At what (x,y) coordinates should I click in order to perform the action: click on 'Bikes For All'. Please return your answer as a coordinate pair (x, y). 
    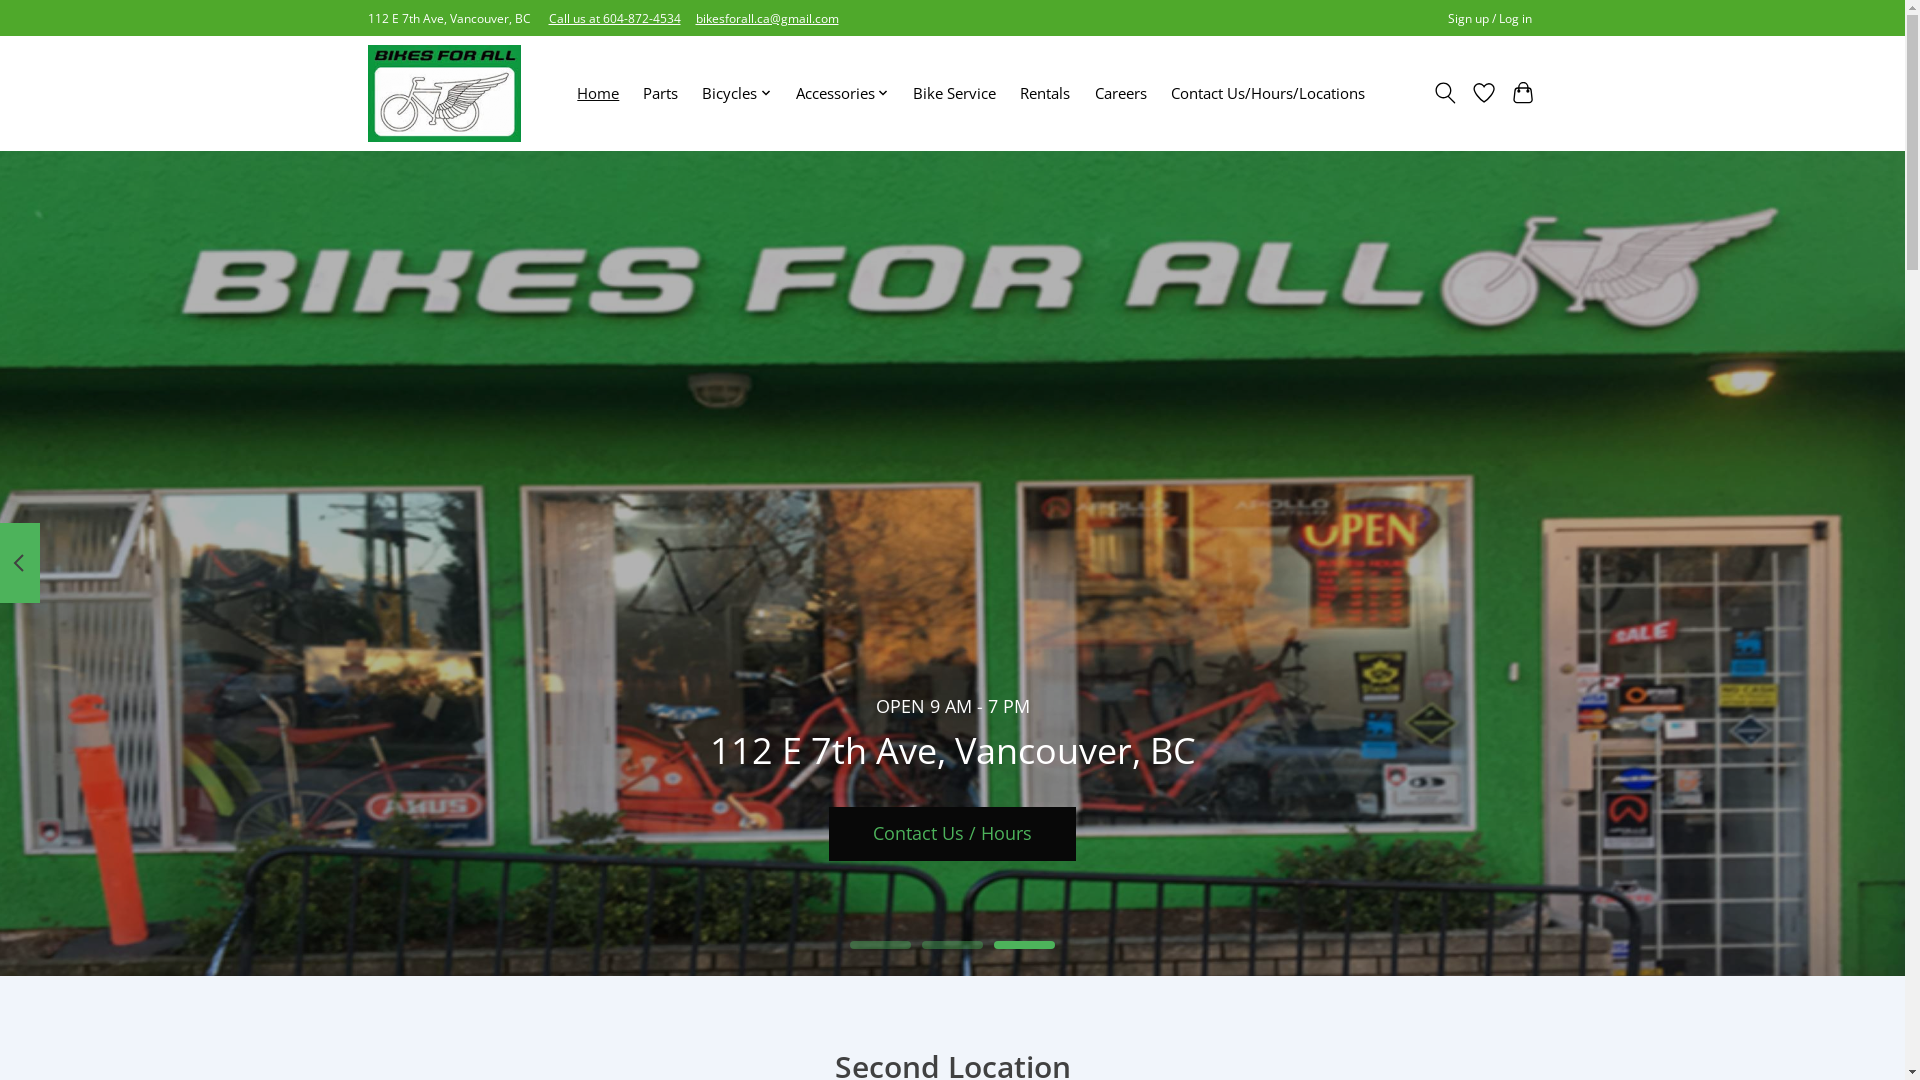
    Looking at the image, I should click on (443, 92).